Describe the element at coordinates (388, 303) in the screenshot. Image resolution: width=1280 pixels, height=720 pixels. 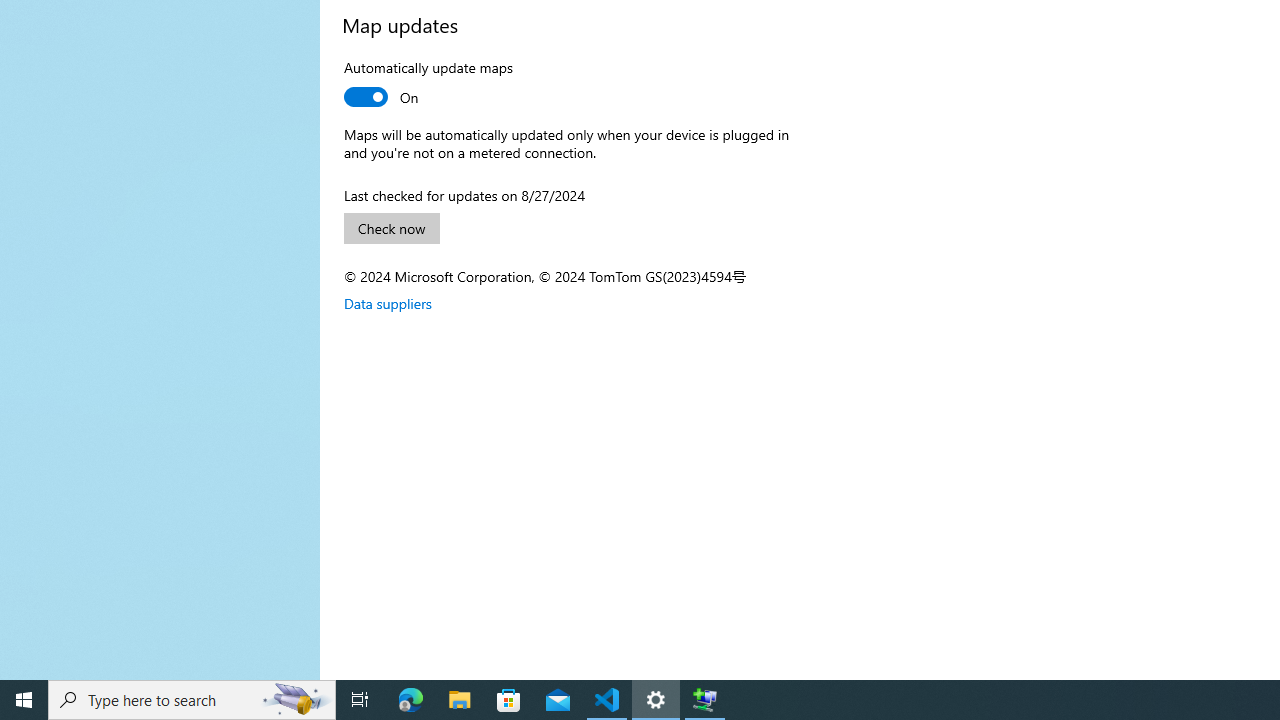
I see `'Data suppliers'` at that location.